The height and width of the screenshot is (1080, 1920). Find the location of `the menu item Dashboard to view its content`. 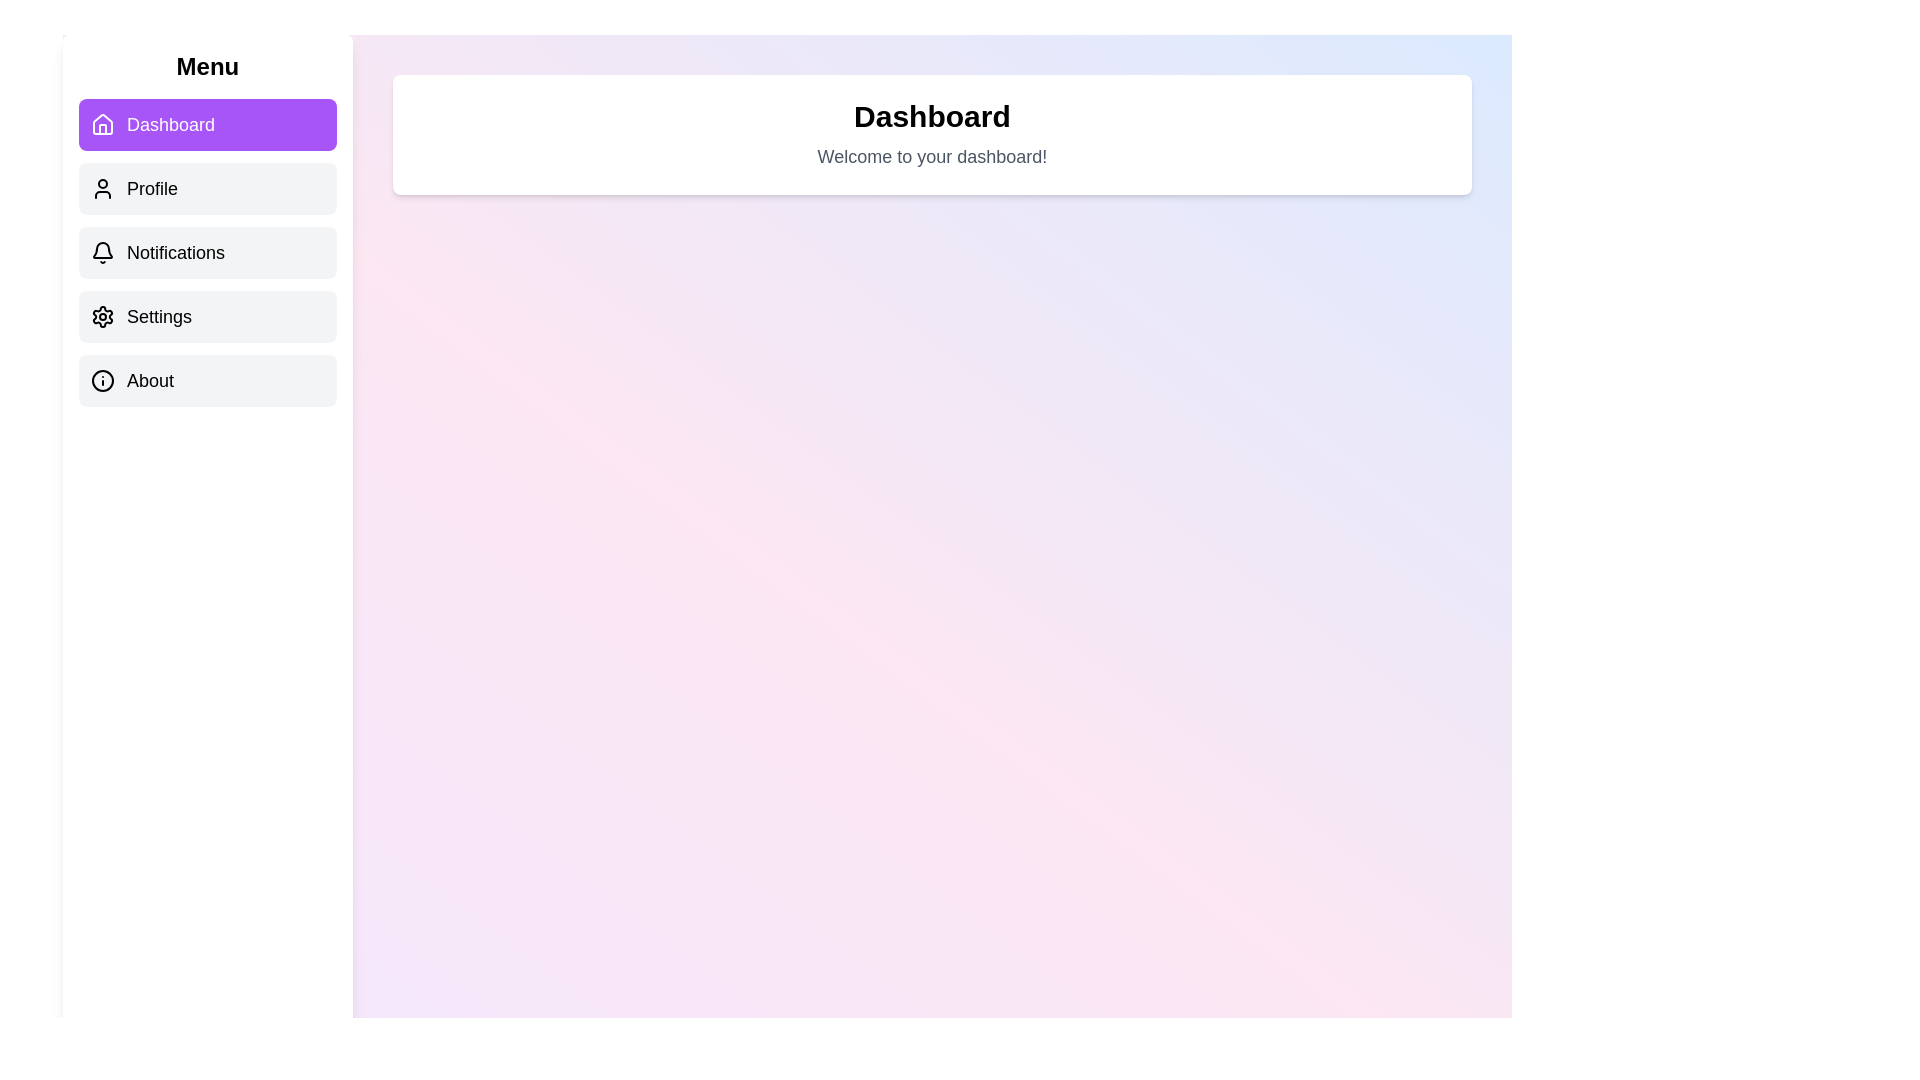

the menu item Dashboard to view its content is located at coordinates (207, 124).